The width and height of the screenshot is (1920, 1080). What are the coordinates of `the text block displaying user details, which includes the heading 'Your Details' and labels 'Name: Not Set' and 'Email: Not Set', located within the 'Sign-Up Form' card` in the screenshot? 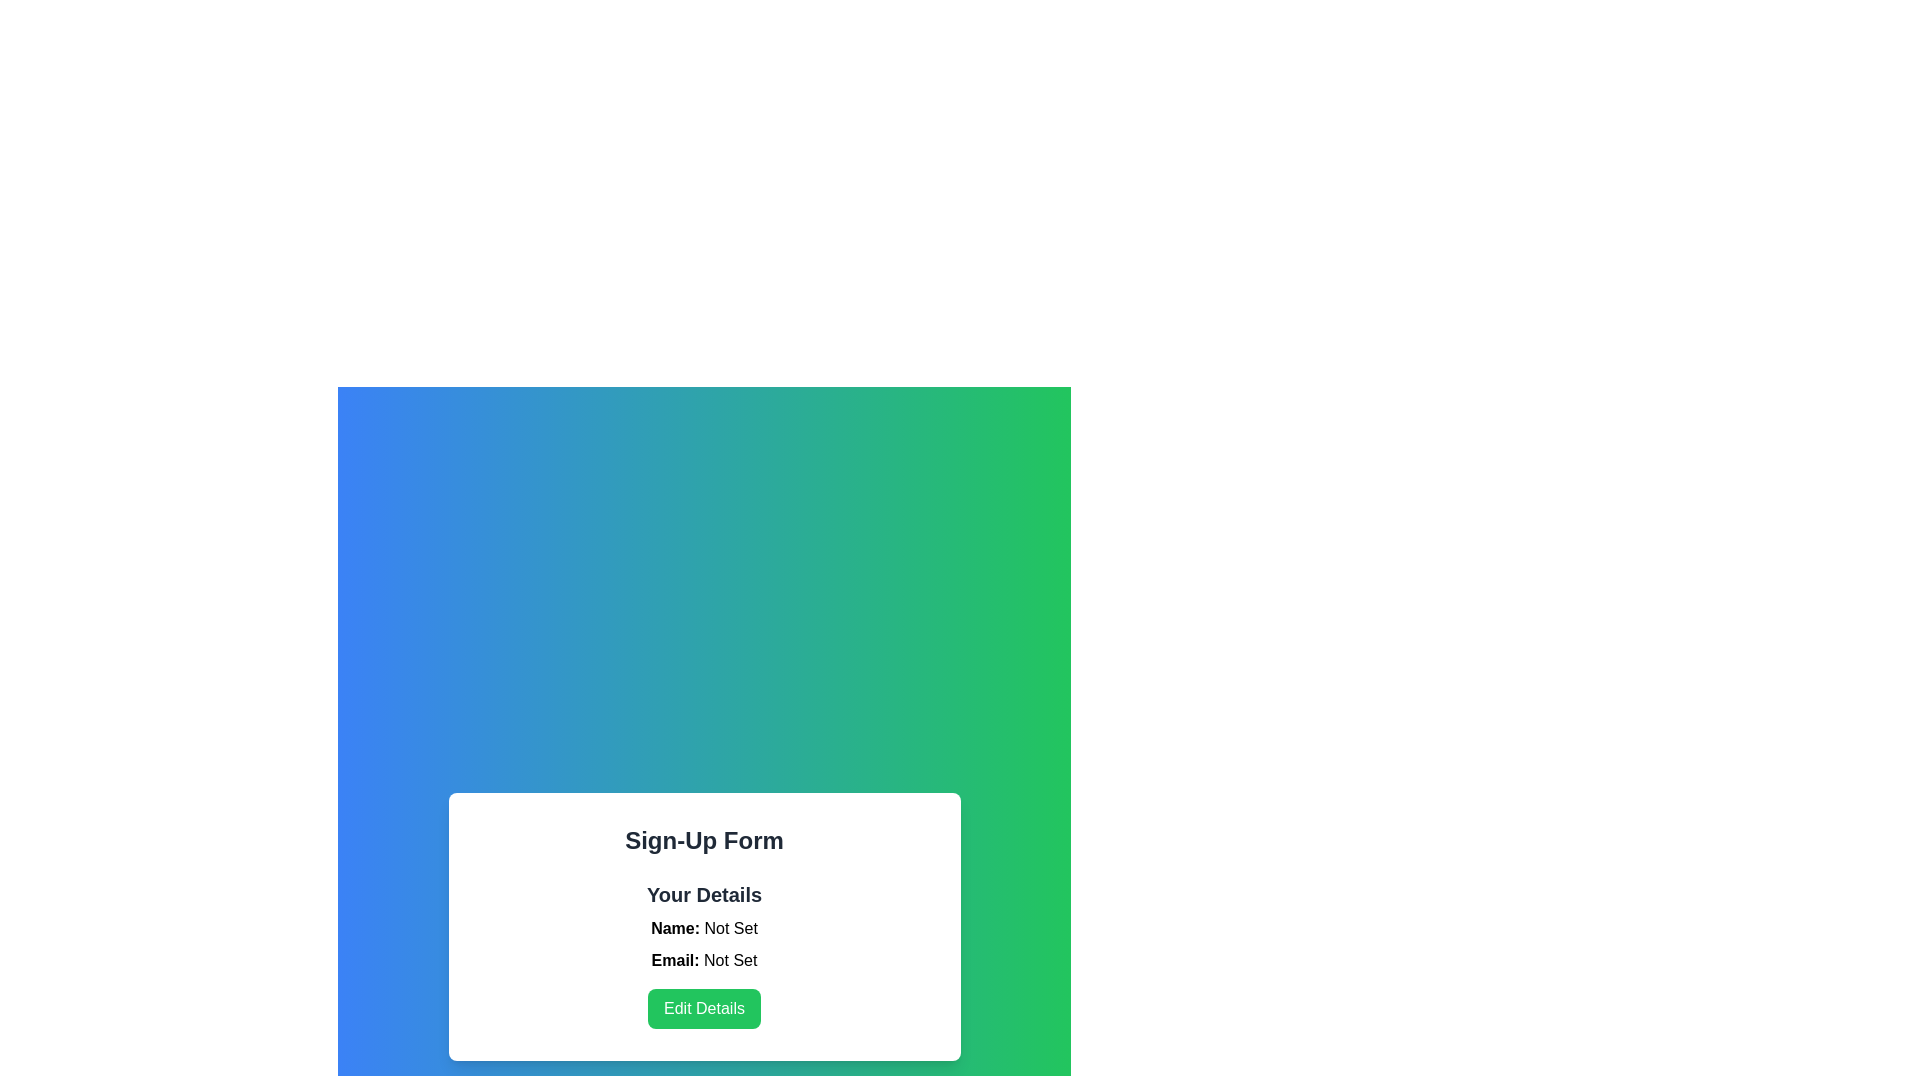 It's located at (704, 954).